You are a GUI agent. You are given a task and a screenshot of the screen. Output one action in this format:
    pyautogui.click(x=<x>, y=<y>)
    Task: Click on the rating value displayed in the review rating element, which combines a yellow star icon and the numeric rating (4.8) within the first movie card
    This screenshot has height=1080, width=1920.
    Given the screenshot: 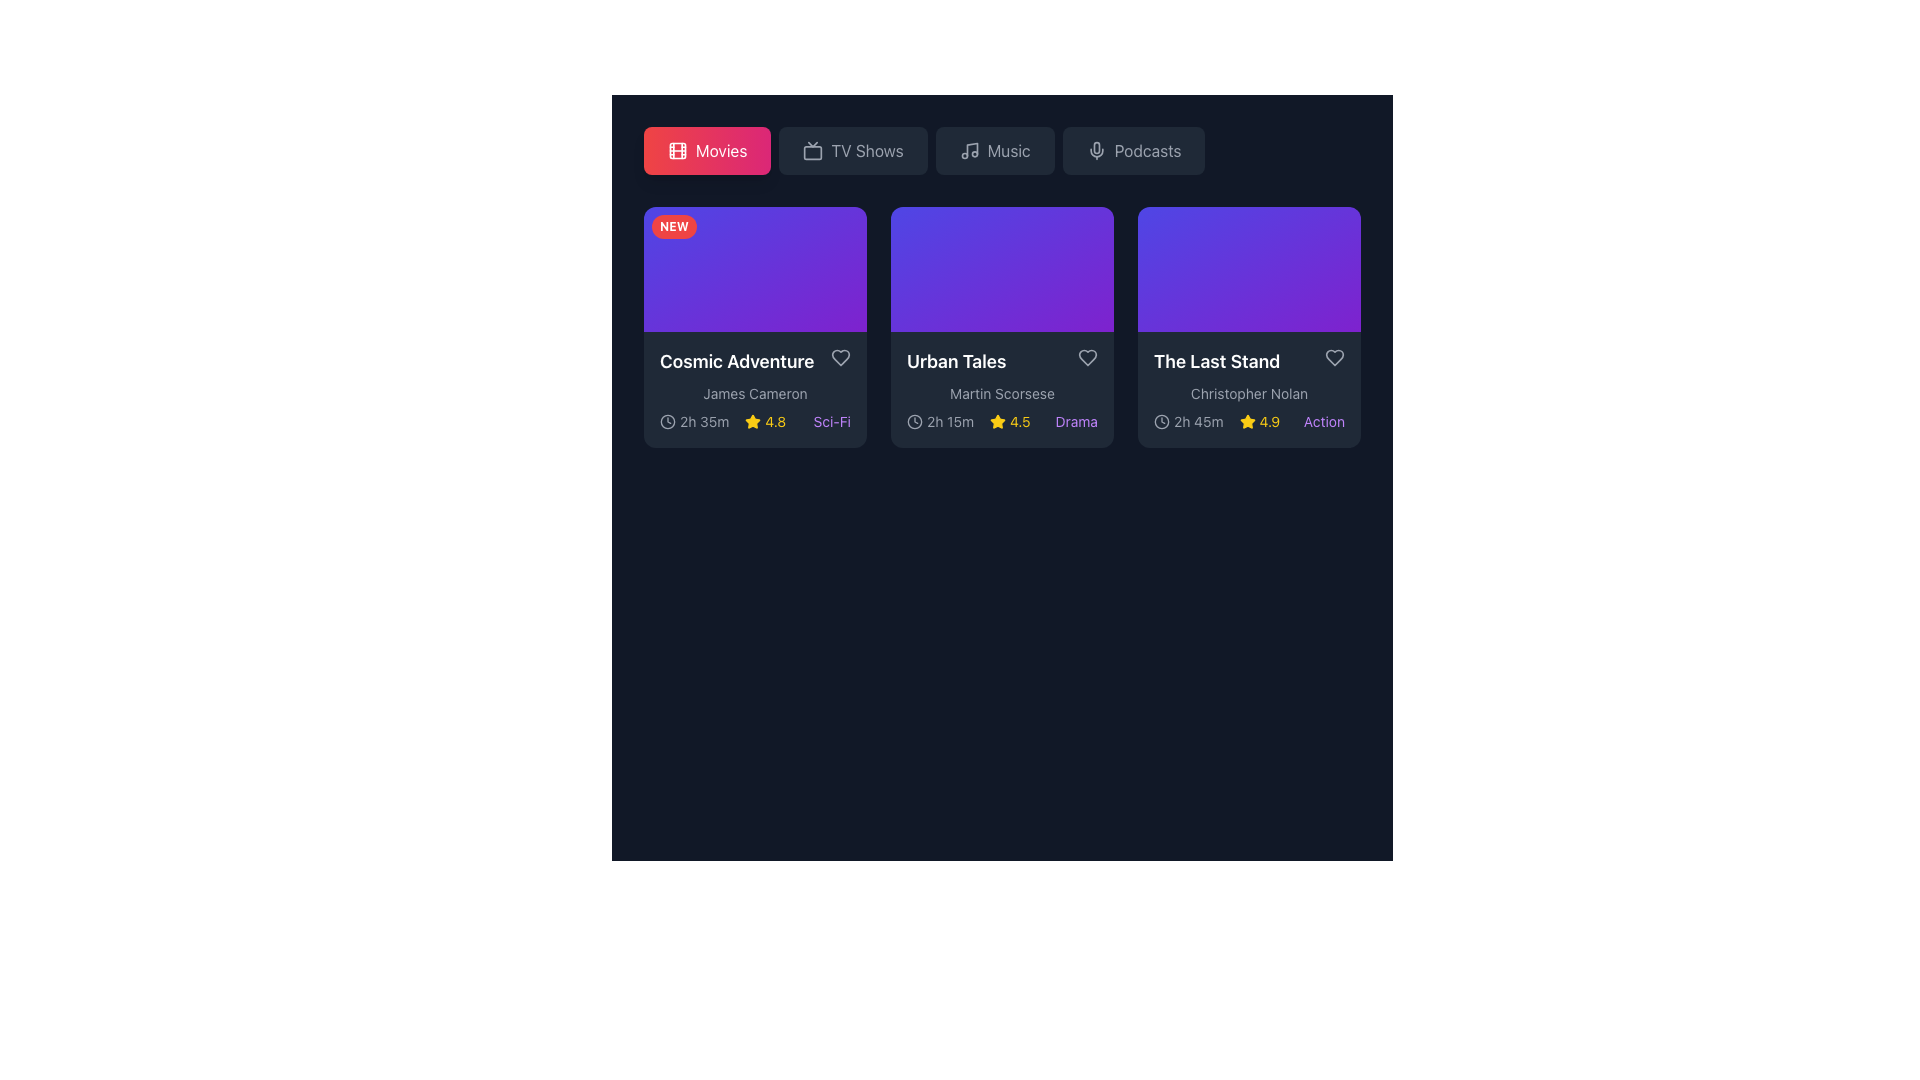 What is the action you would take?
    pyautogui.click(x=764, y=421)
    